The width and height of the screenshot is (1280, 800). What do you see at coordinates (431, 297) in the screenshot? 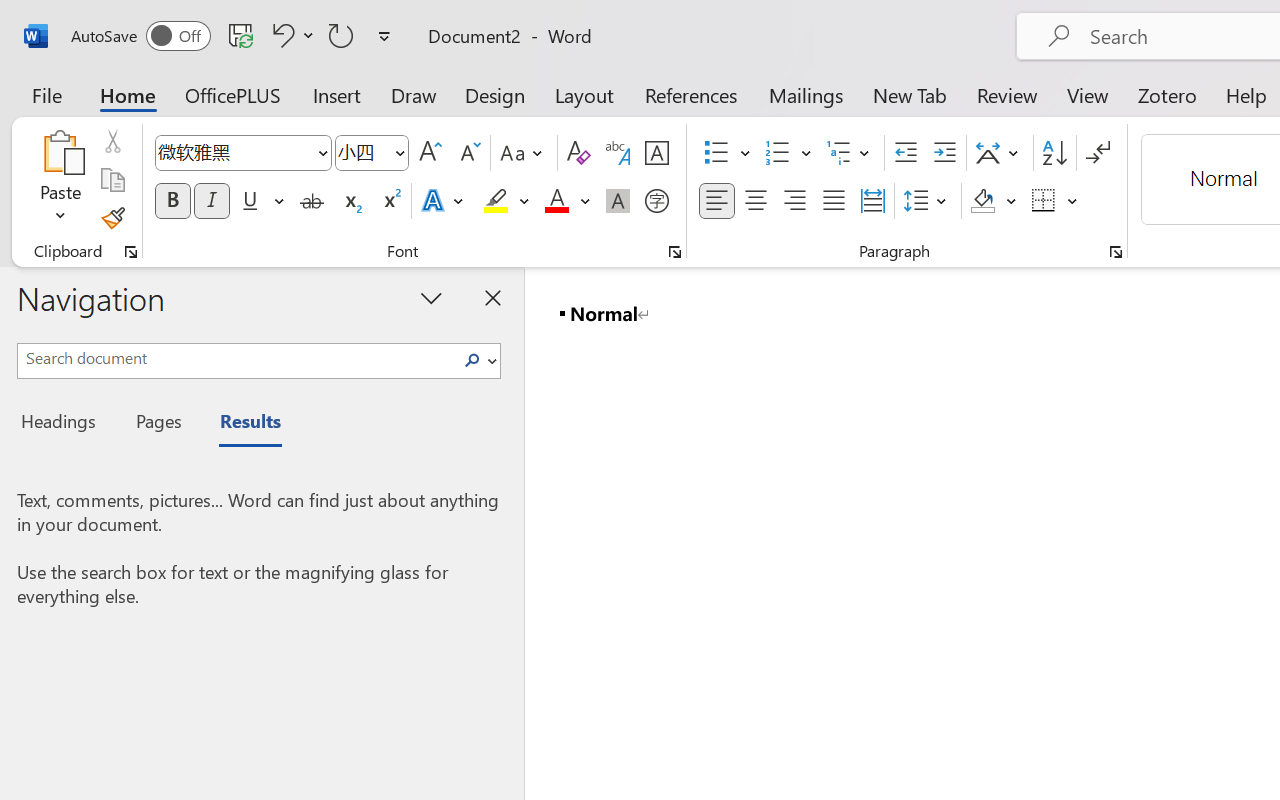
I see `'Task Pane Options'` at bounding box center [431, 297].